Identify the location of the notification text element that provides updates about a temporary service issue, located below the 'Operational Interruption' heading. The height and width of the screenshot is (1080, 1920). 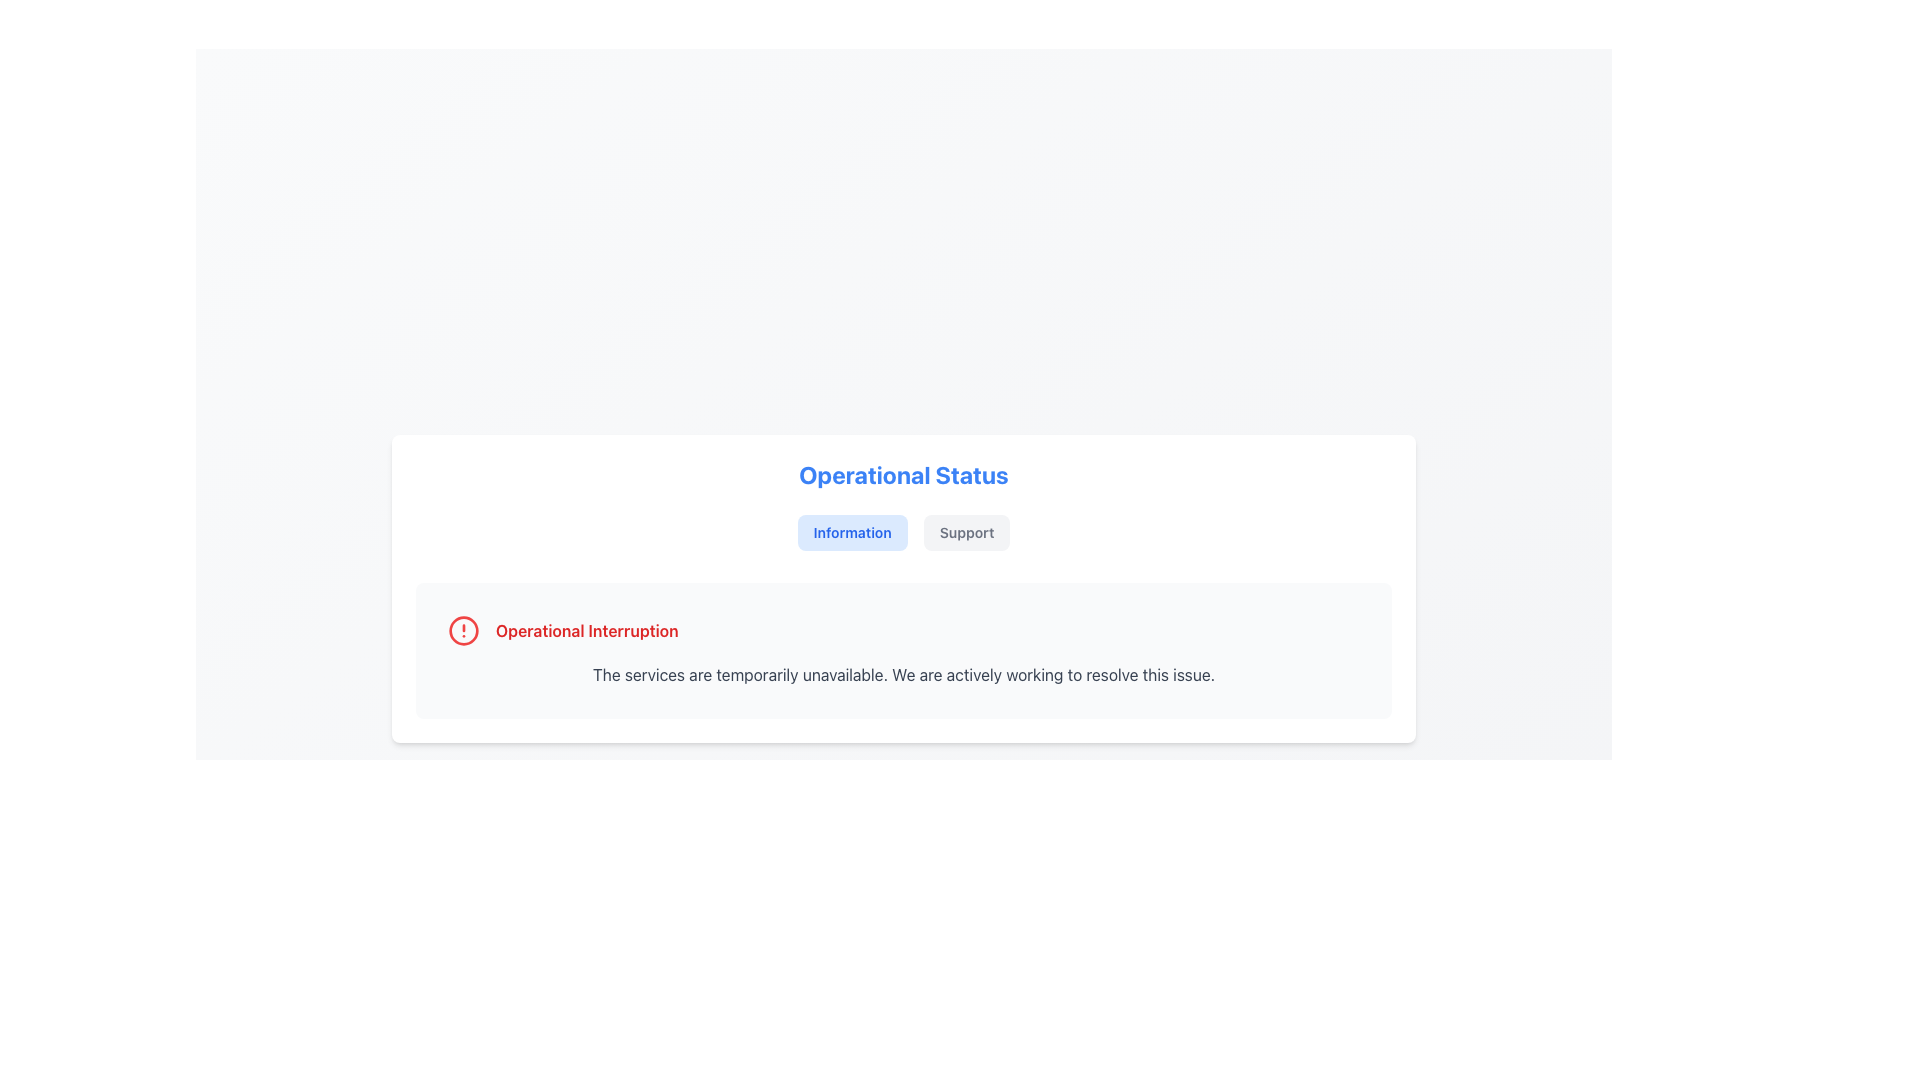
(902, 675).